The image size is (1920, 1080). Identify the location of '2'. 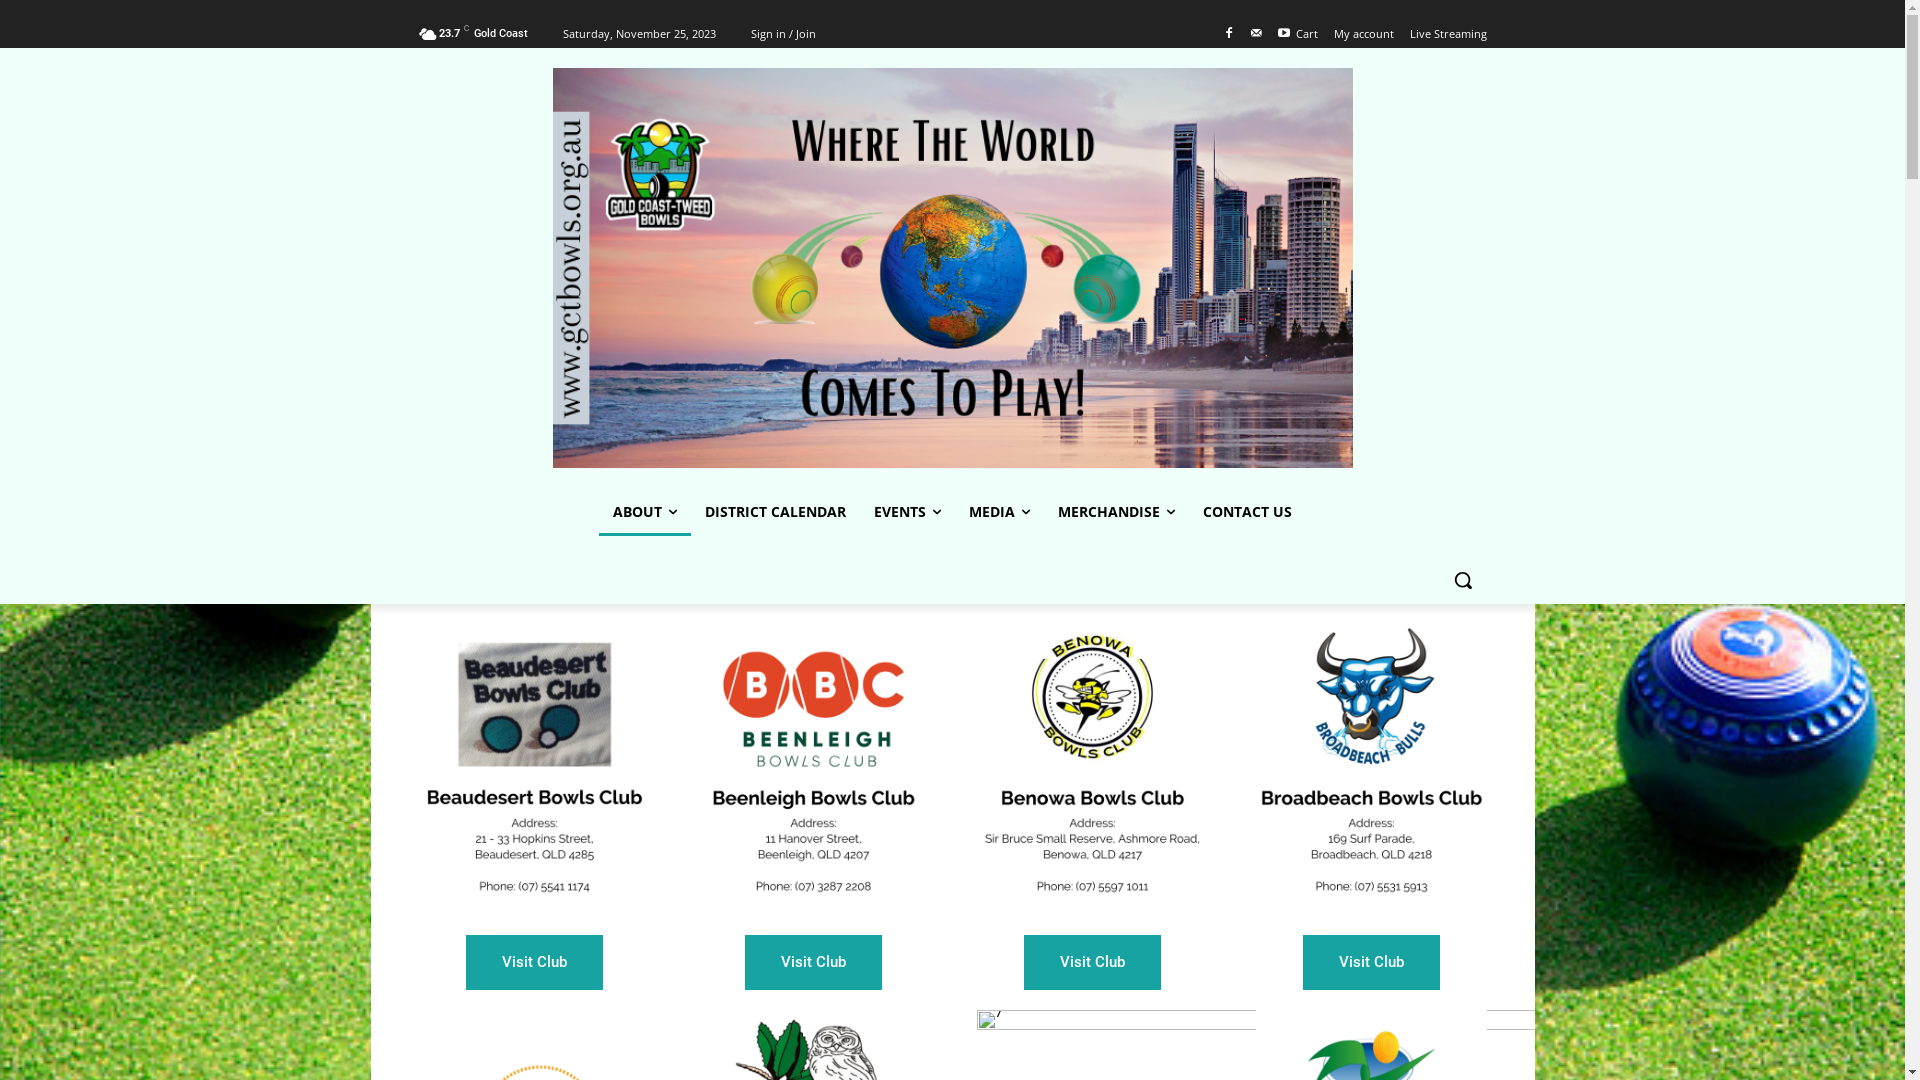
(813, 765).